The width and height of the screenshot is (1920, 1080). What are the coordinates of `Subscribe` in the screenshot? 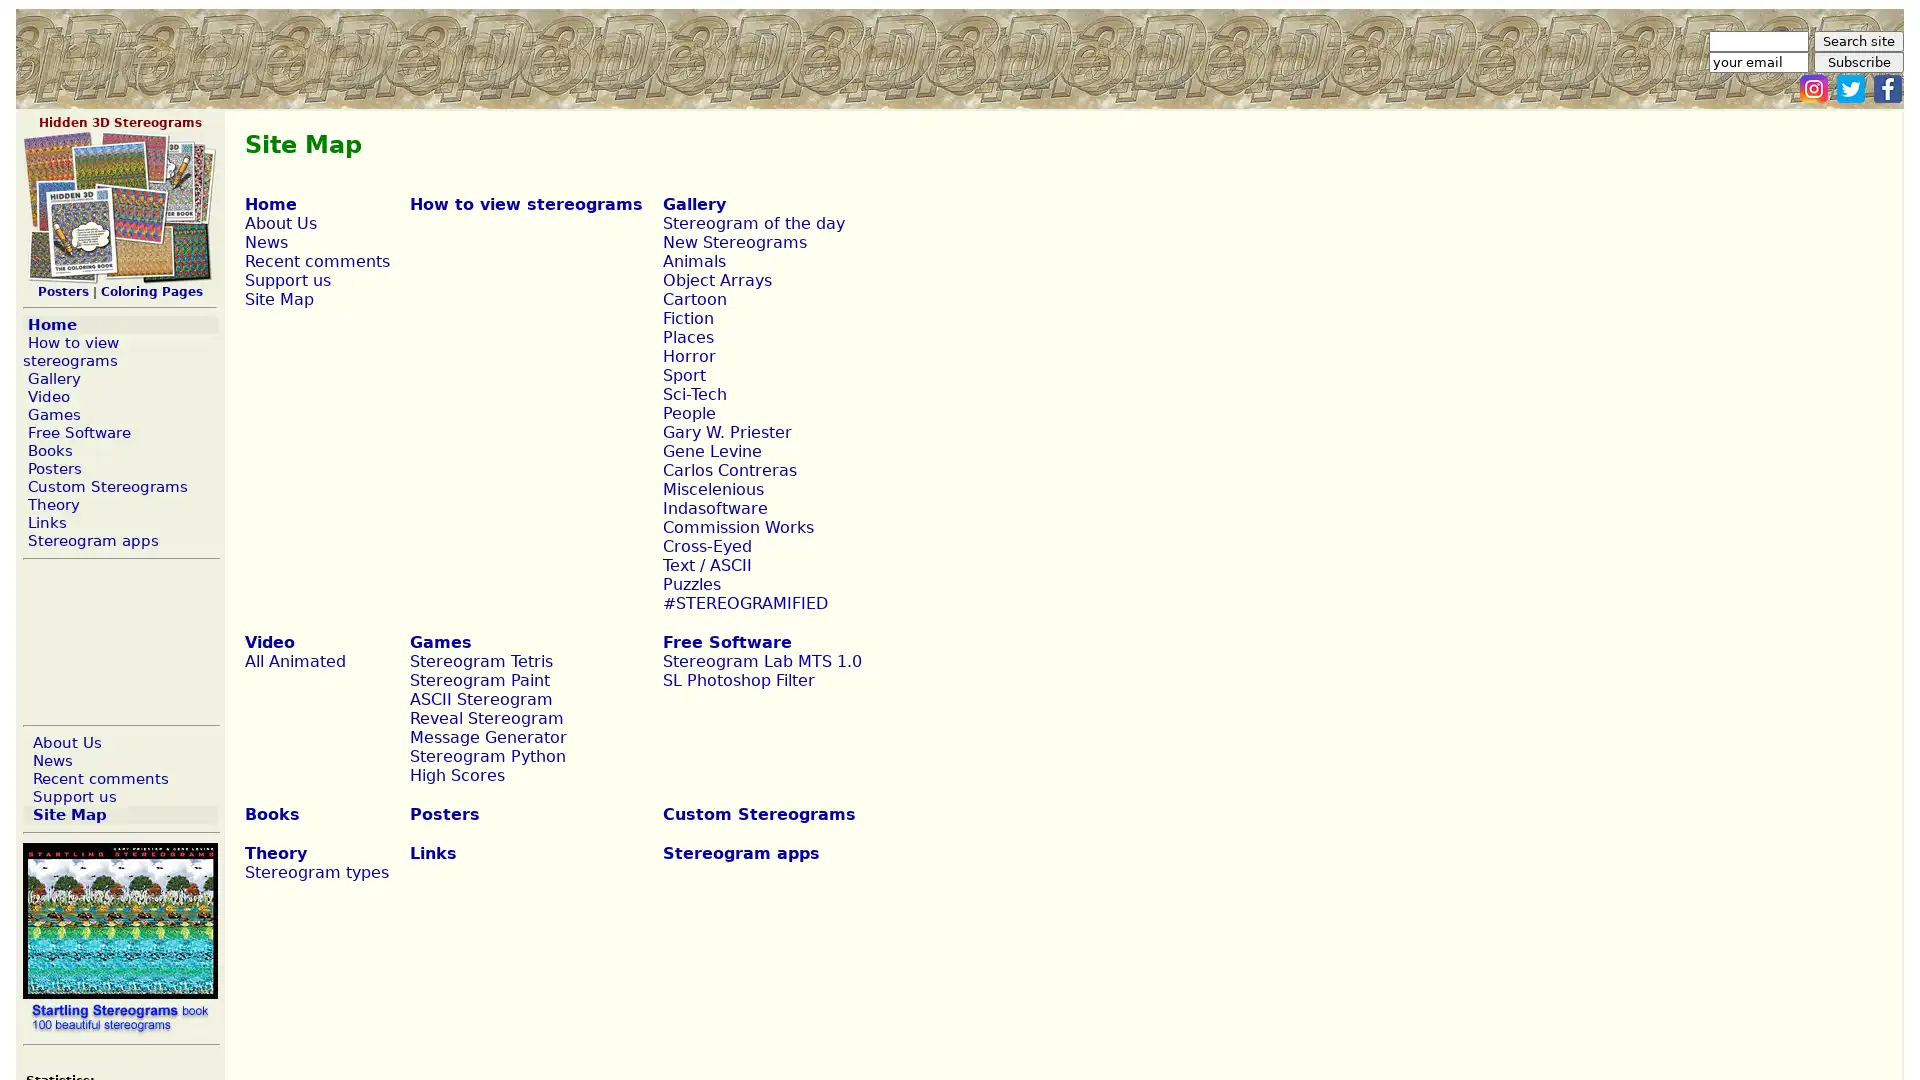 It's located at (1857, 61).